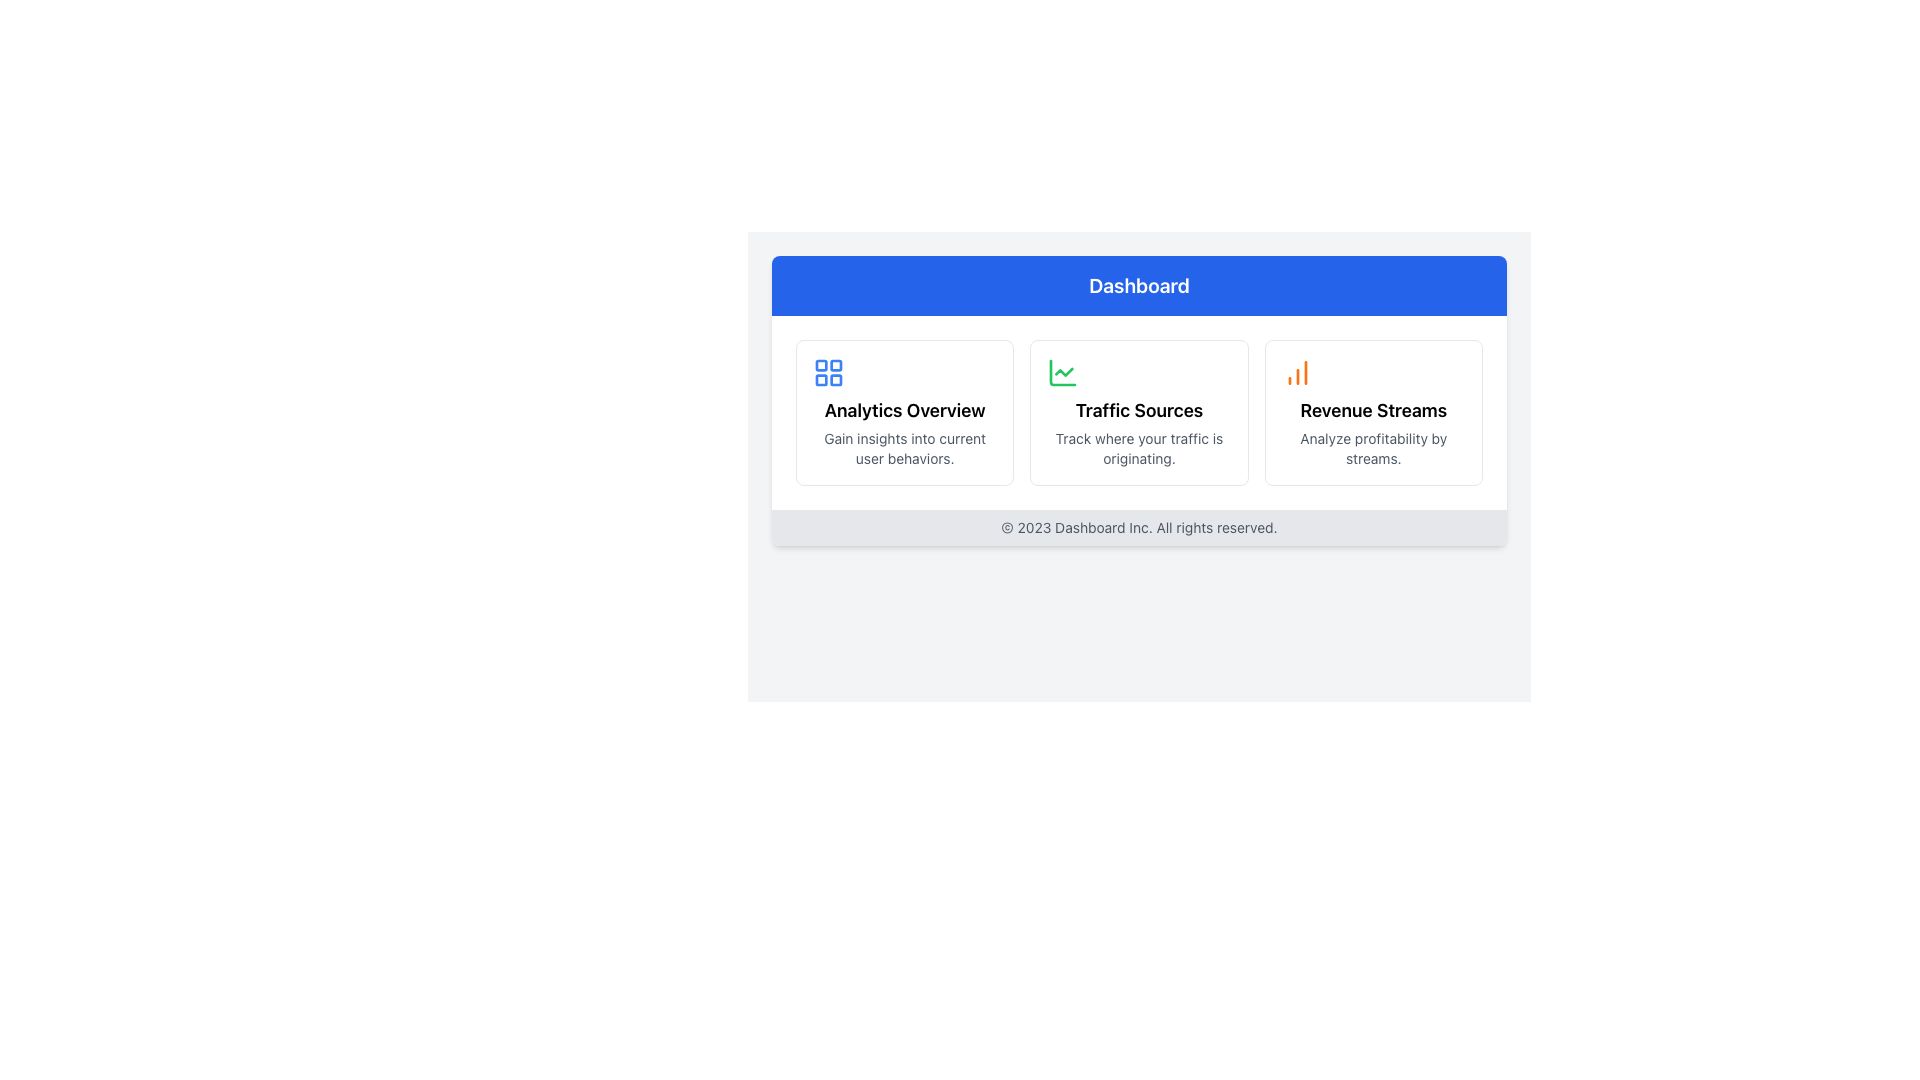 This screenshot has height=1080, width=1920. I want to click on the grid layout comprised of three cards displaying 'Analytics Overview,' 'Traffic Sources,' and 'Revenue Streams' located below the 'Dashboard' header, so click(1139, 411).